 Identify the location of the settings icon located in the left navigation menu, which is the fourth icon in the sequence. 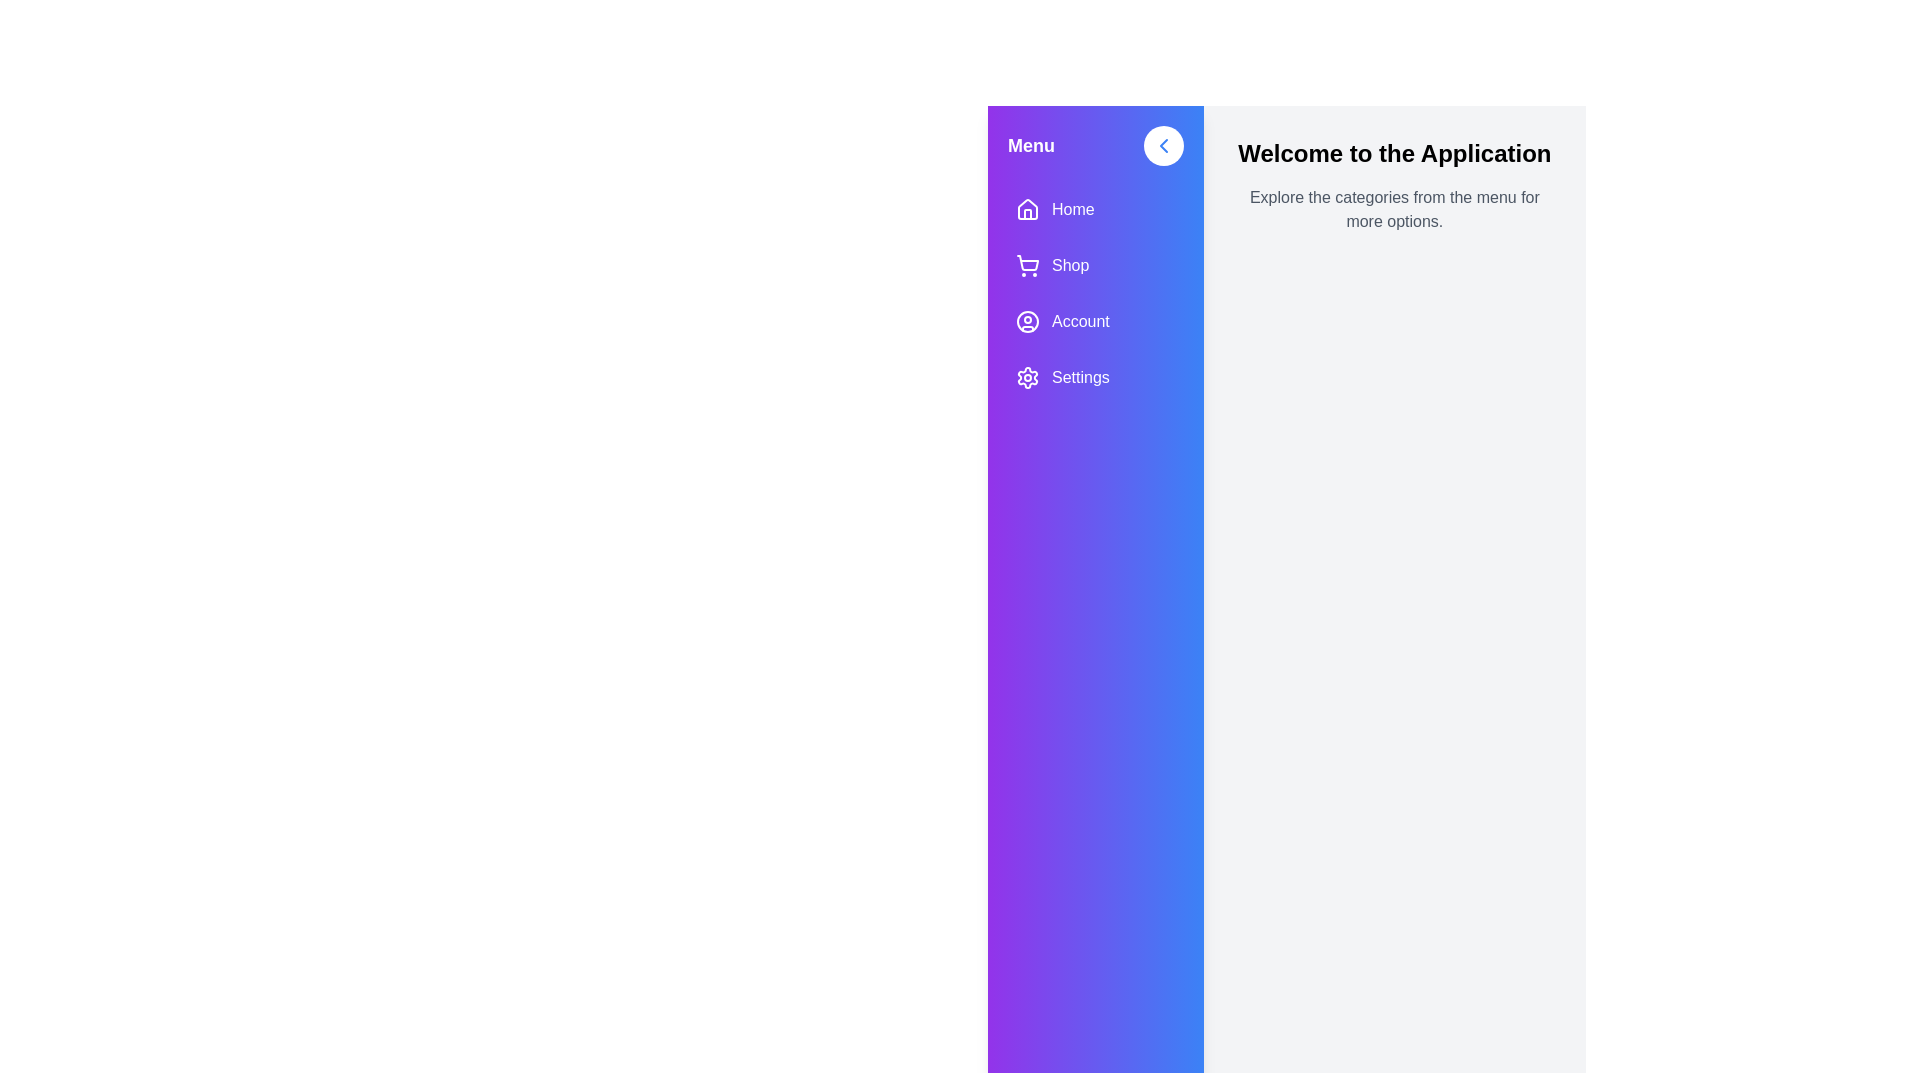
(1027, 378).